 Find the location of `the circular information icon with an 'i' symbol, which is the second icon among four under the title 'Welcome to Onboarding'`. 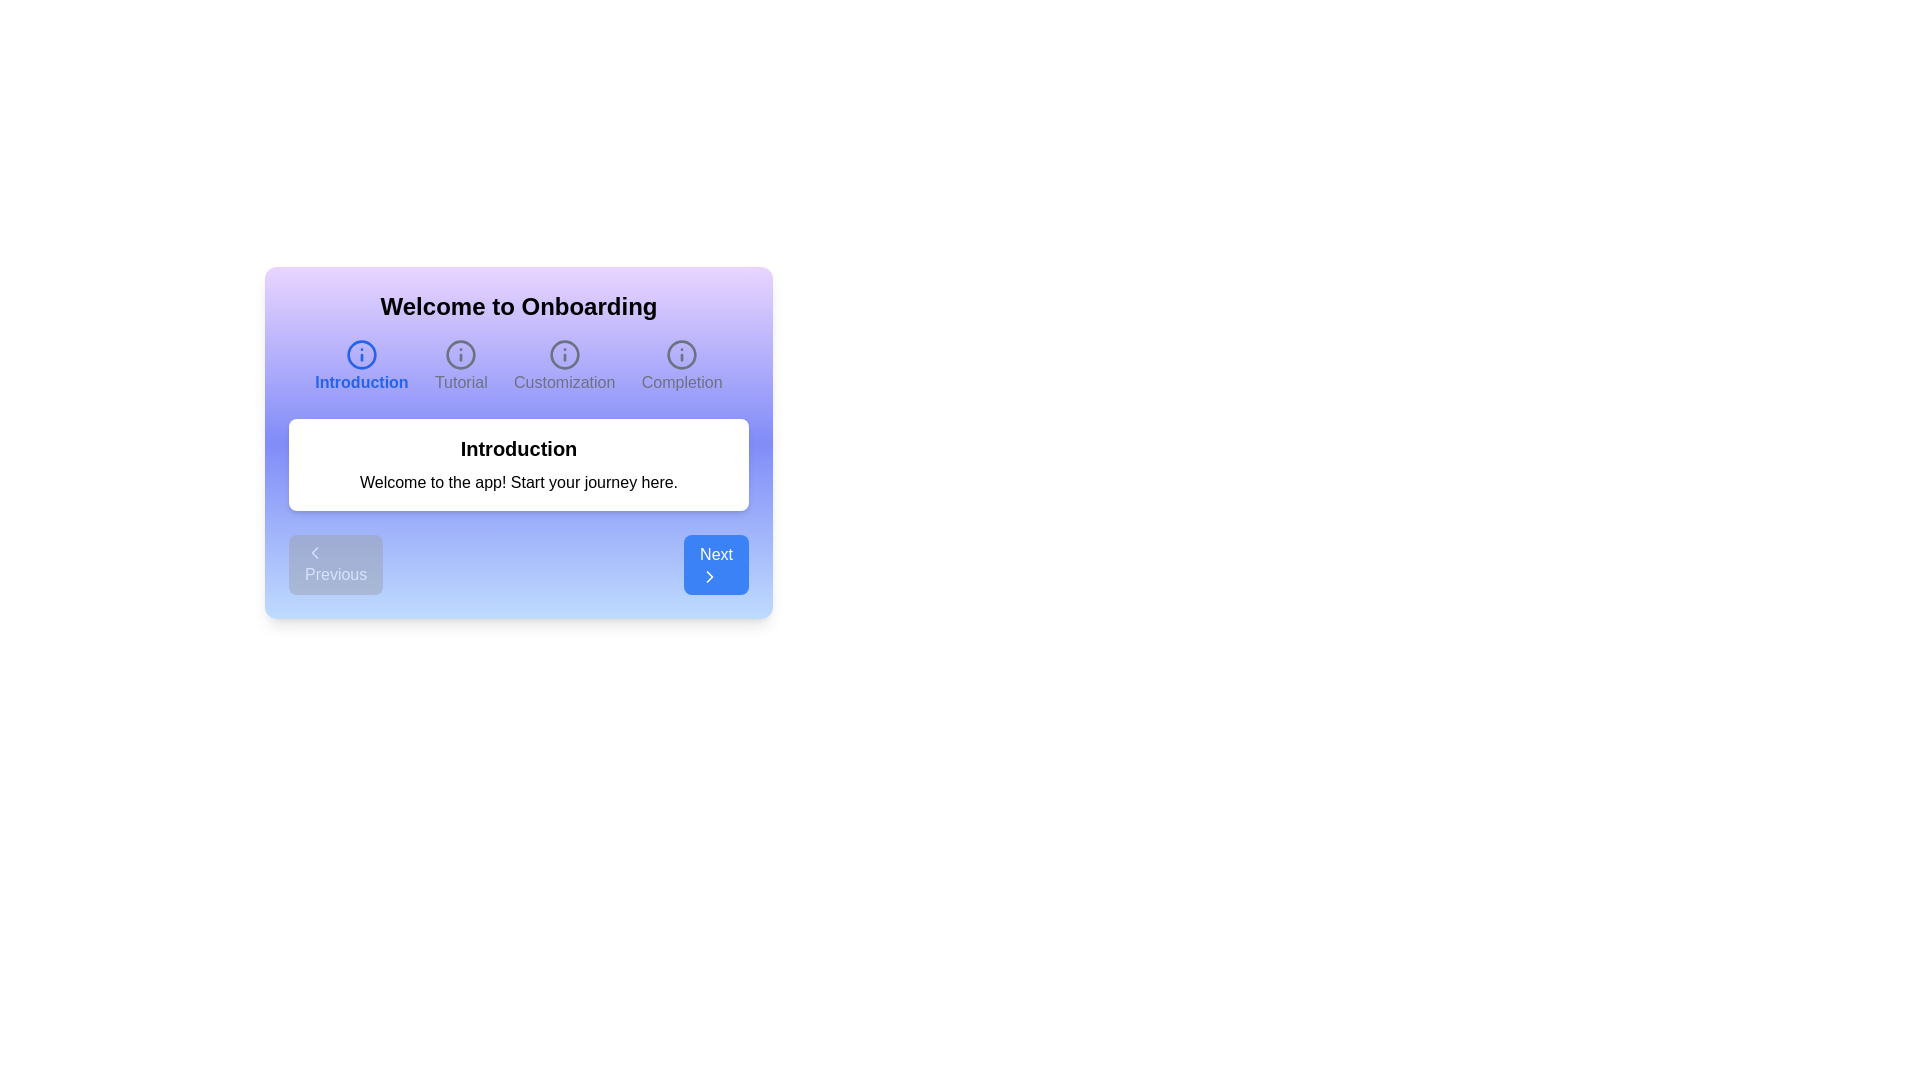

the circular information icon with an 'i' symbol, which is the second icon among four under the title 'Welcome to Onboarding' is located at coordinates (460, 353).